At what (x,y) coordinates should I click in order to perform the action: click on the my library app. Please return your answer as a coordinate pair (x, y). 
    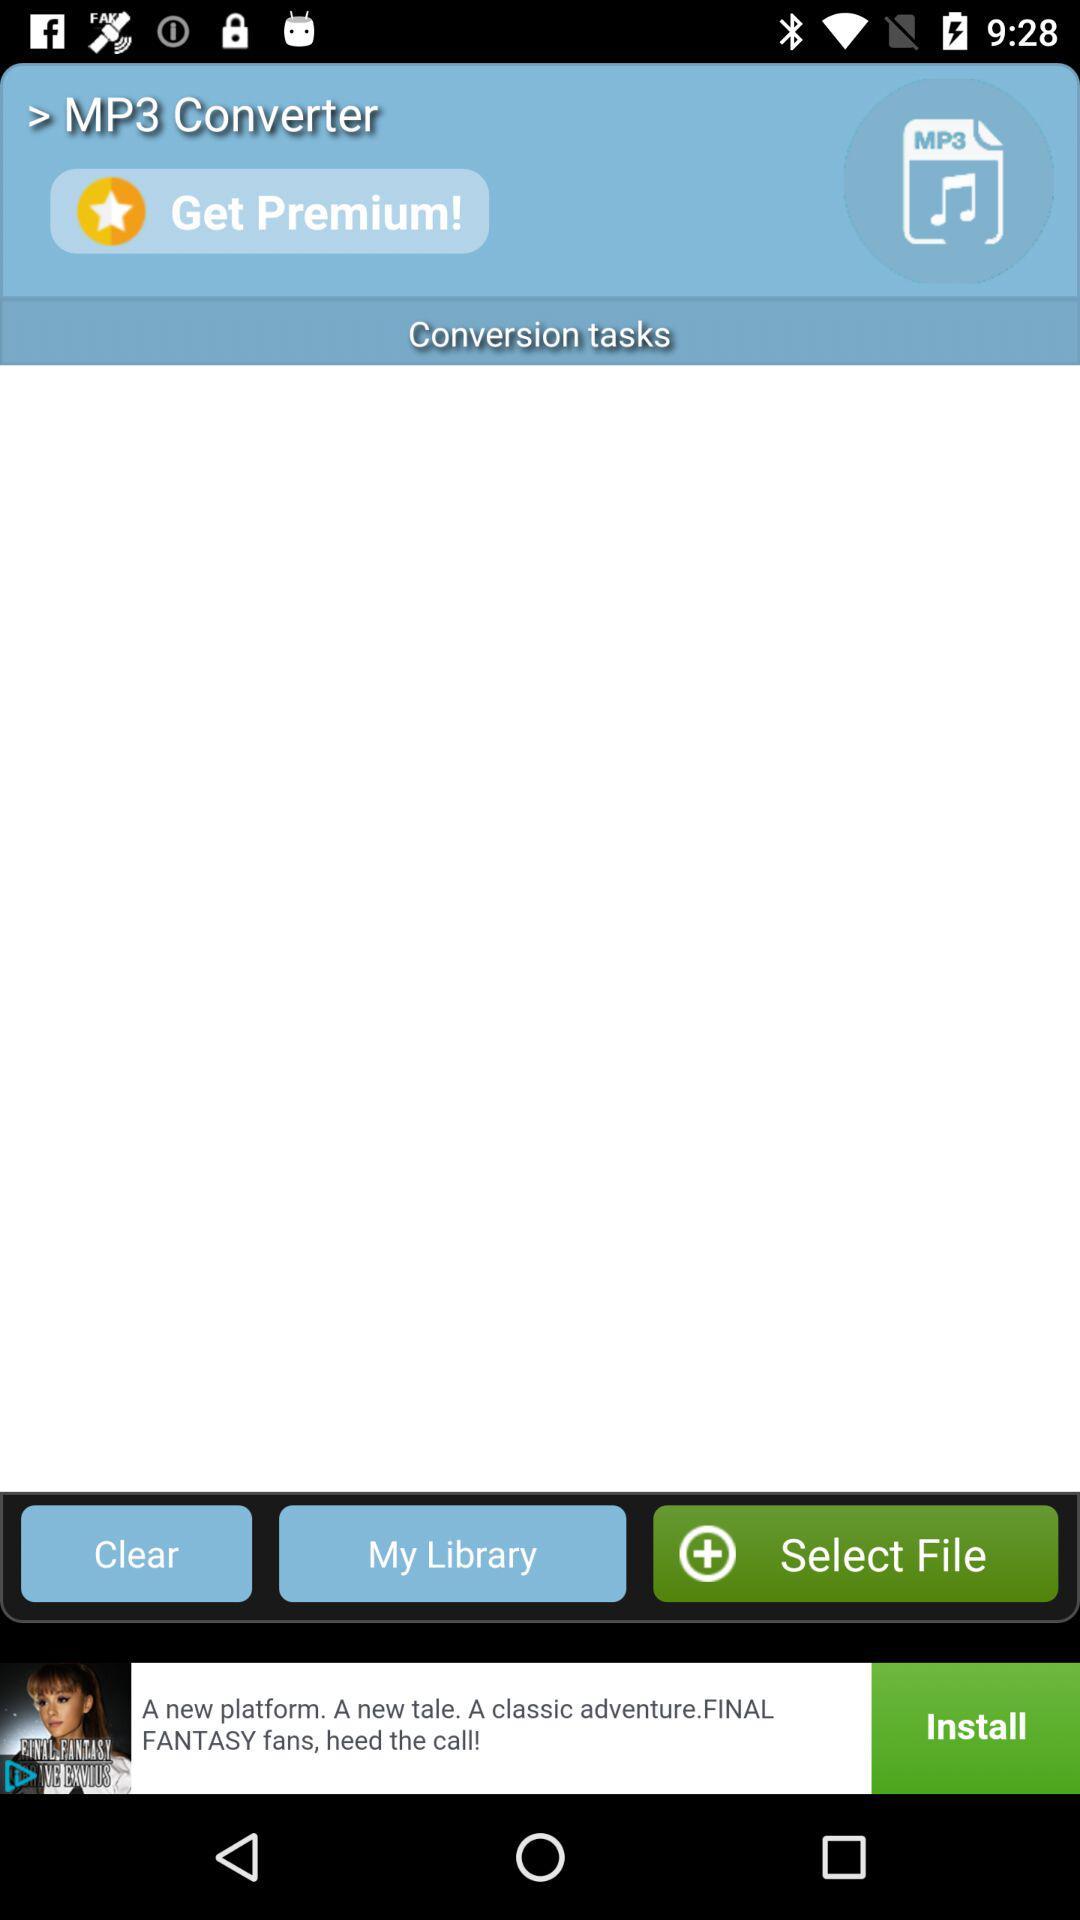
    Looking at the image, I should click on (452, 1552).